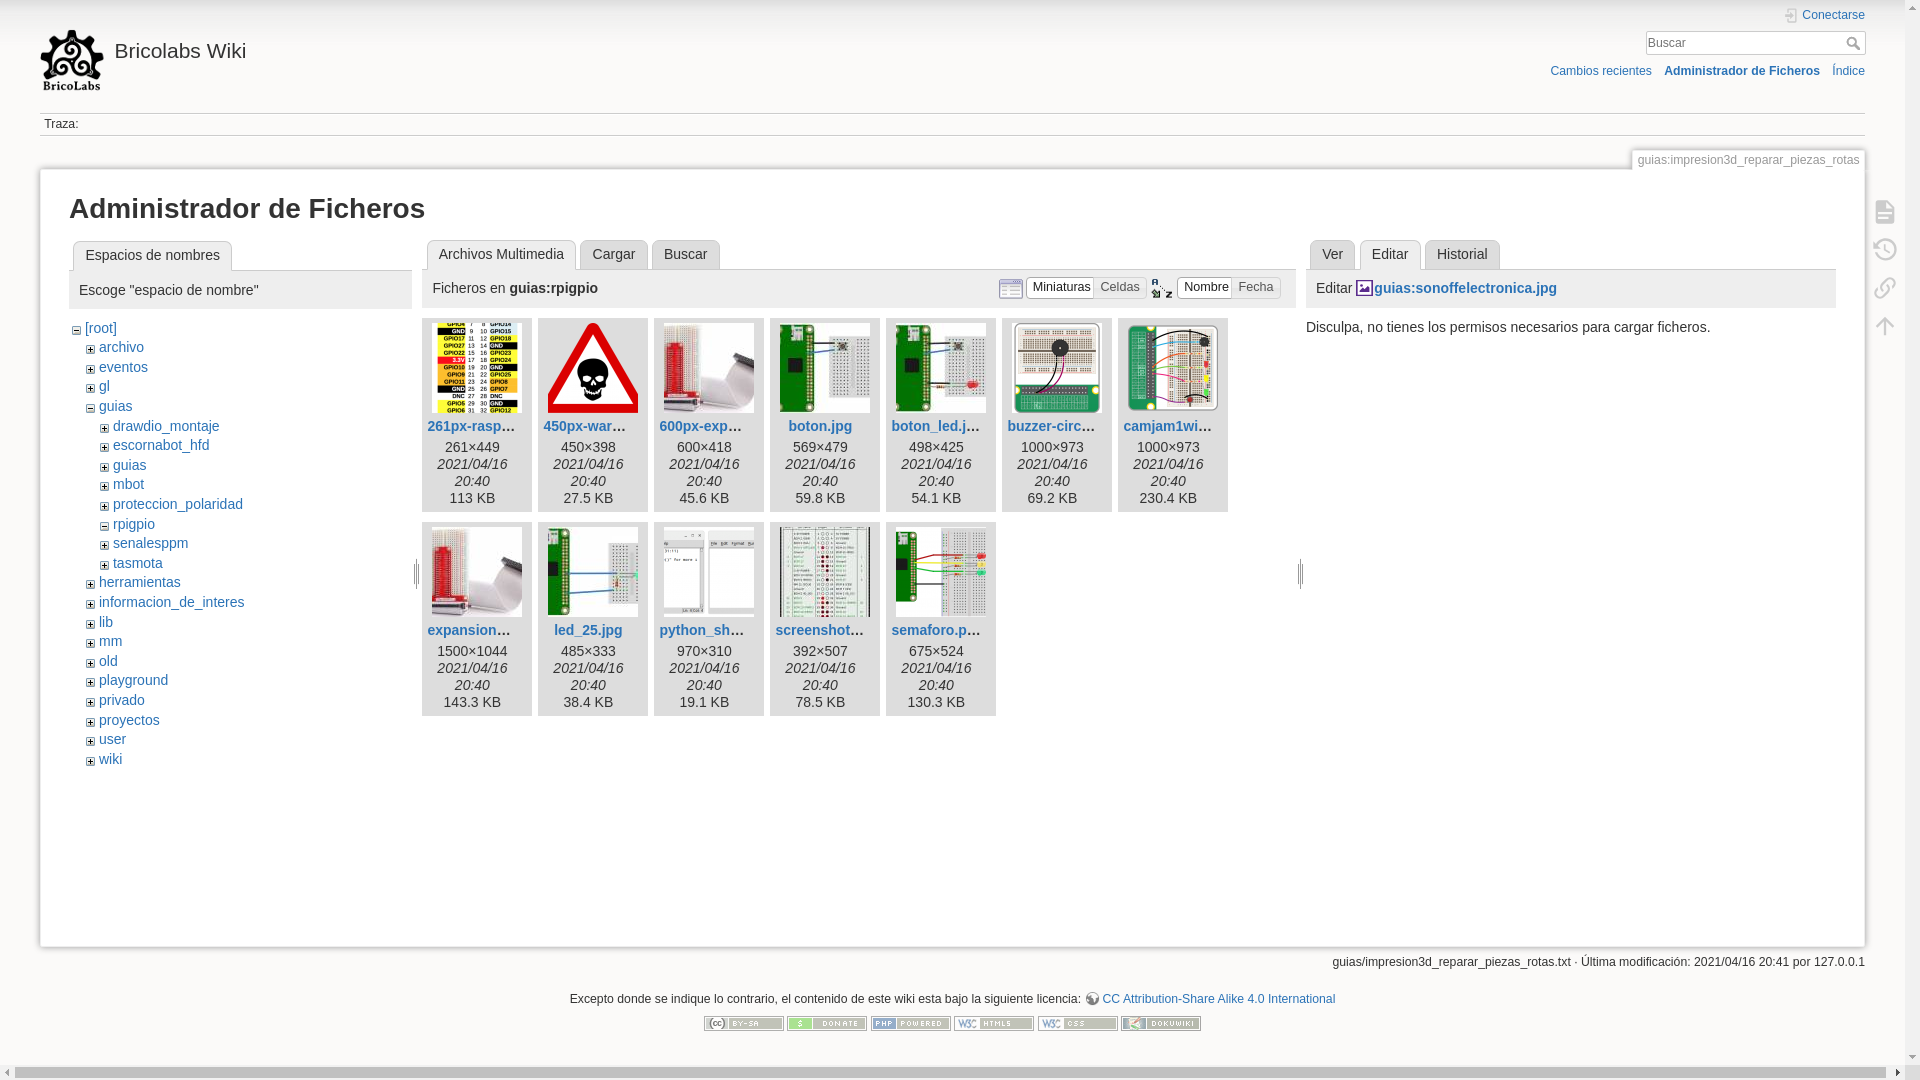 This screenshot has width=1920, height=1080. What do you see at coordinates (120, 346) in the screenshot?
I see `'archivo'` at bounding box center [120, 346].